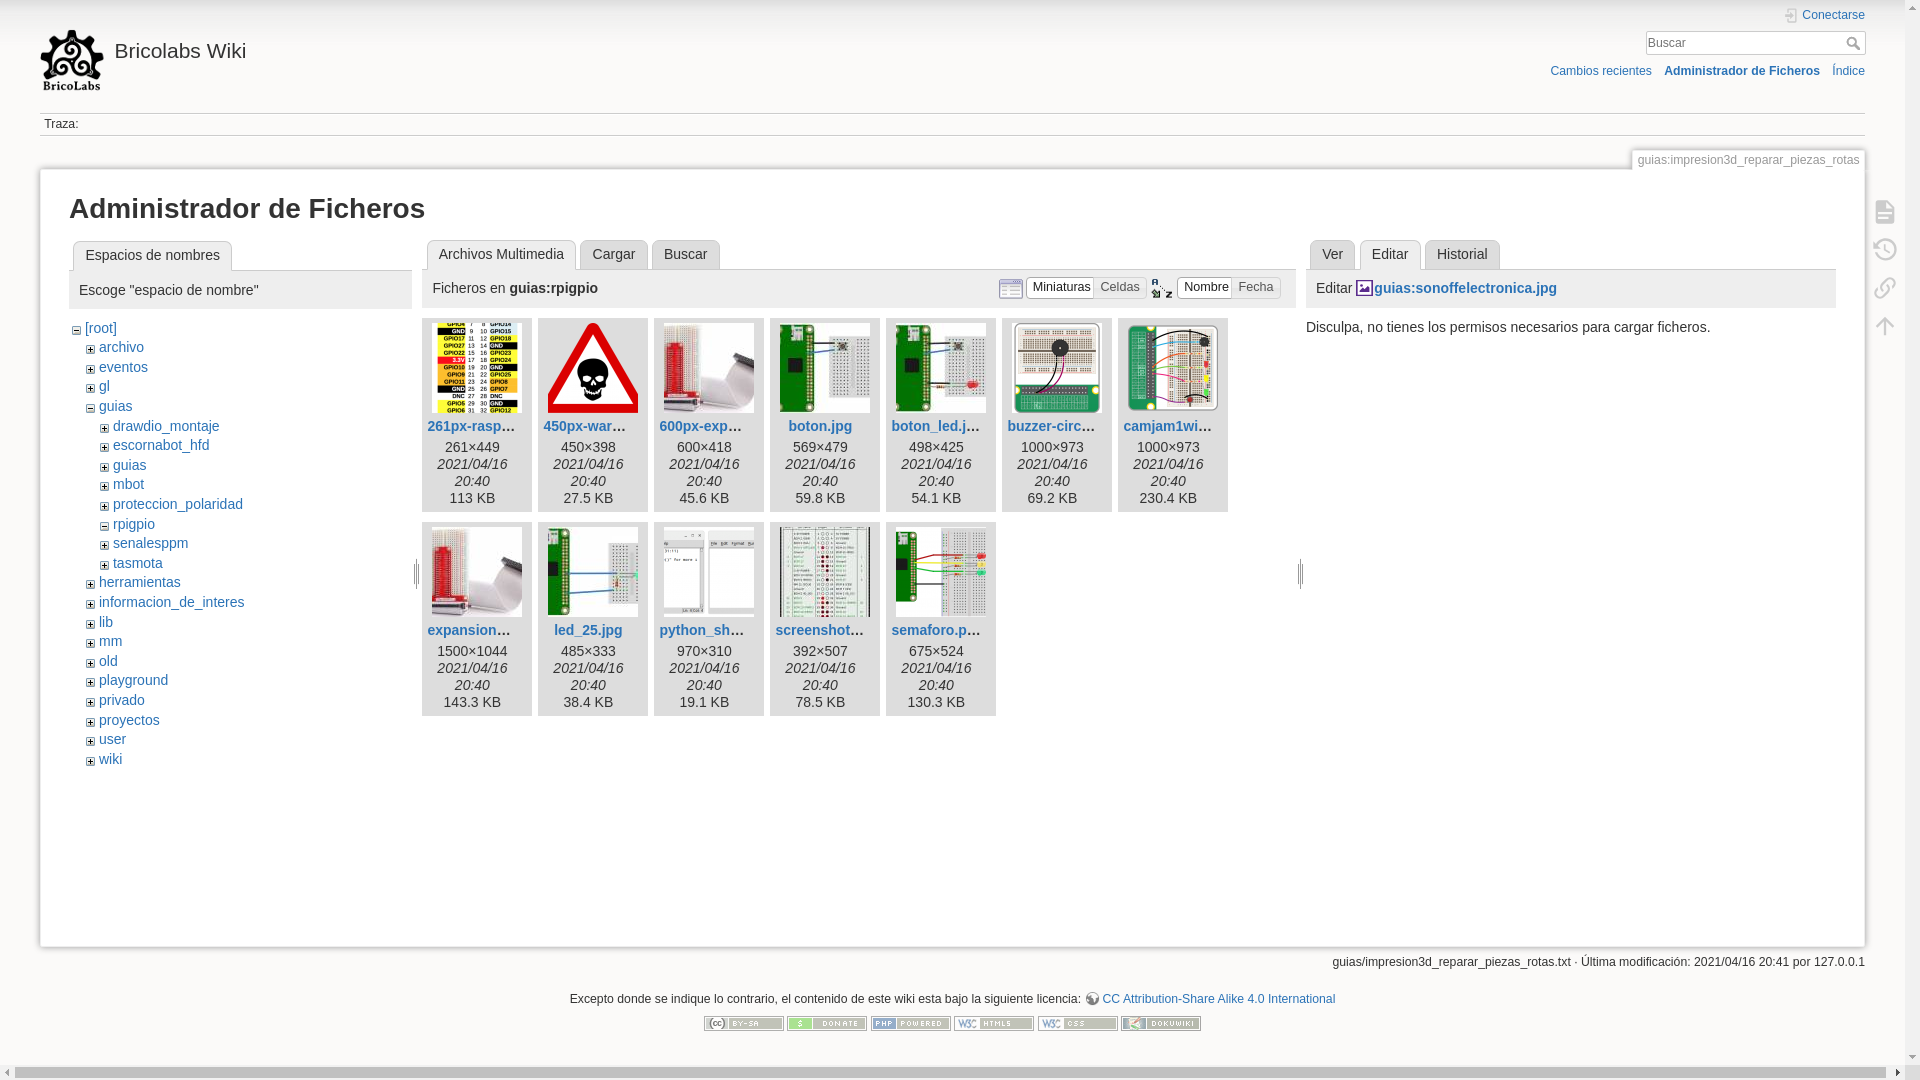 This screenshot has width=1920, height=1080. What do you see at coordinates (120, 346) in the screenshot?
I see `'archivo'` at bounding box center [120, 346].